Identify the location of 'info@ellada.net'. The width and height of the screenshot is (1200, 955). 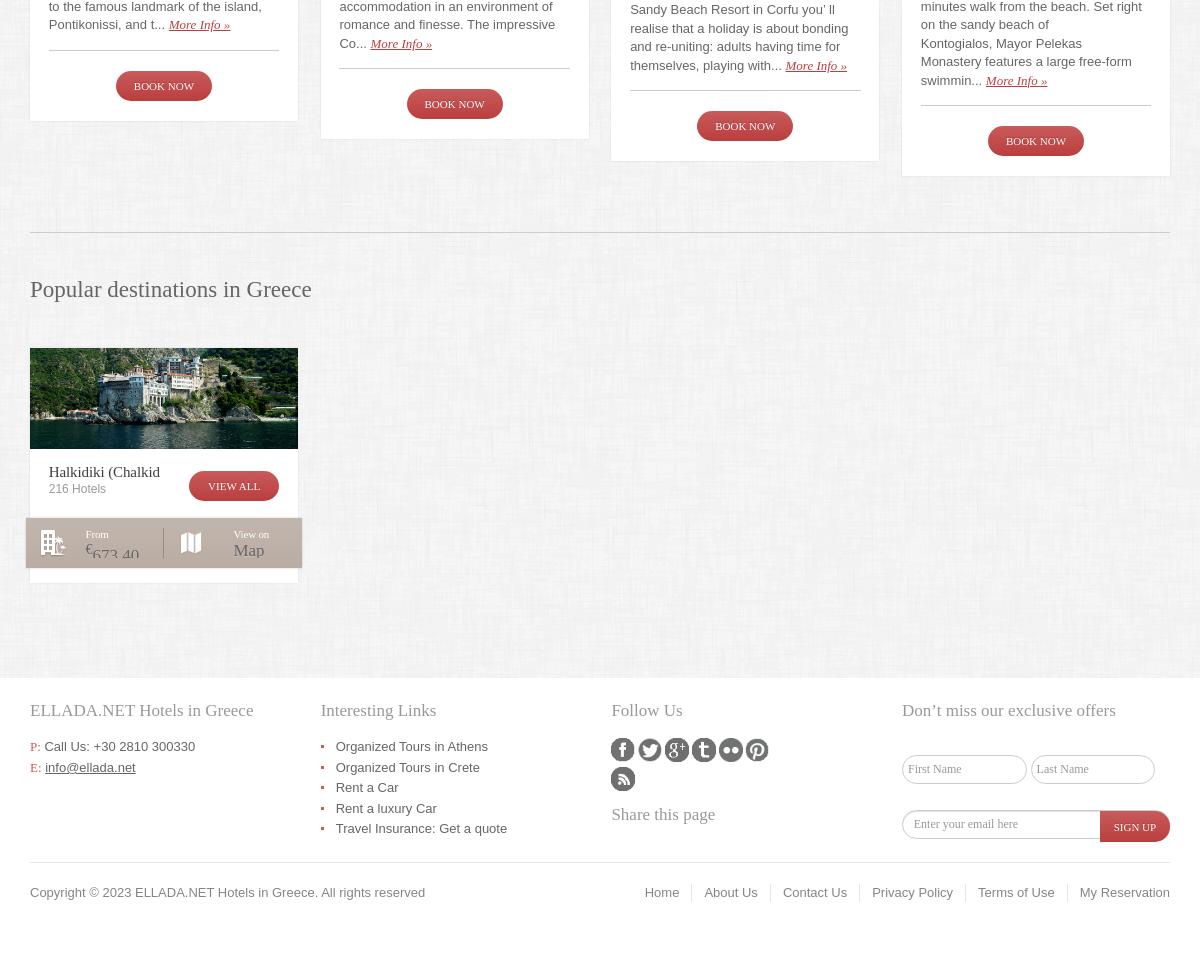
(90, 765).